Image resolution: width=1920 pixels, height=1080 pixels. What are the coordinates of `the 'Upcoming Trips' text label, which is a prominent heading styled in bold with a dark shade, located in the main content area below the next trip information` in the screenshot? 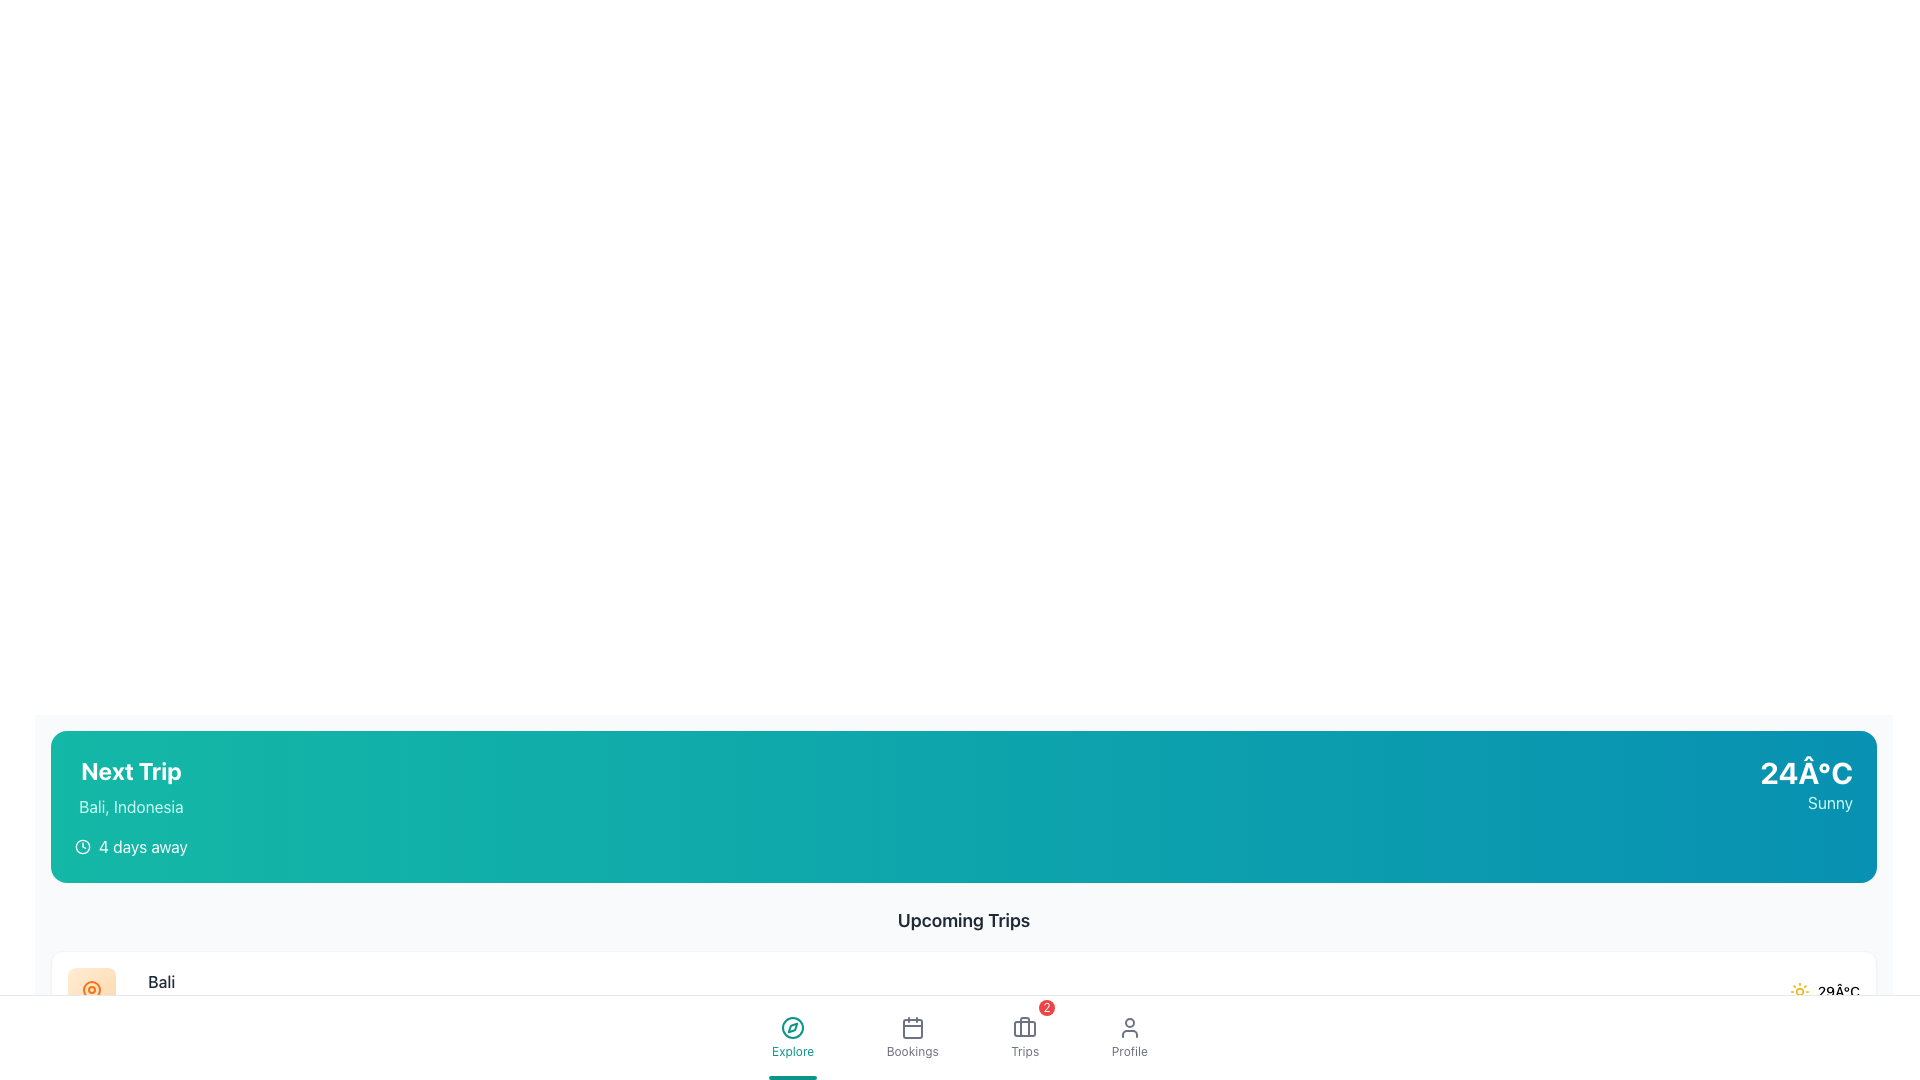 It's located at (964, 921).